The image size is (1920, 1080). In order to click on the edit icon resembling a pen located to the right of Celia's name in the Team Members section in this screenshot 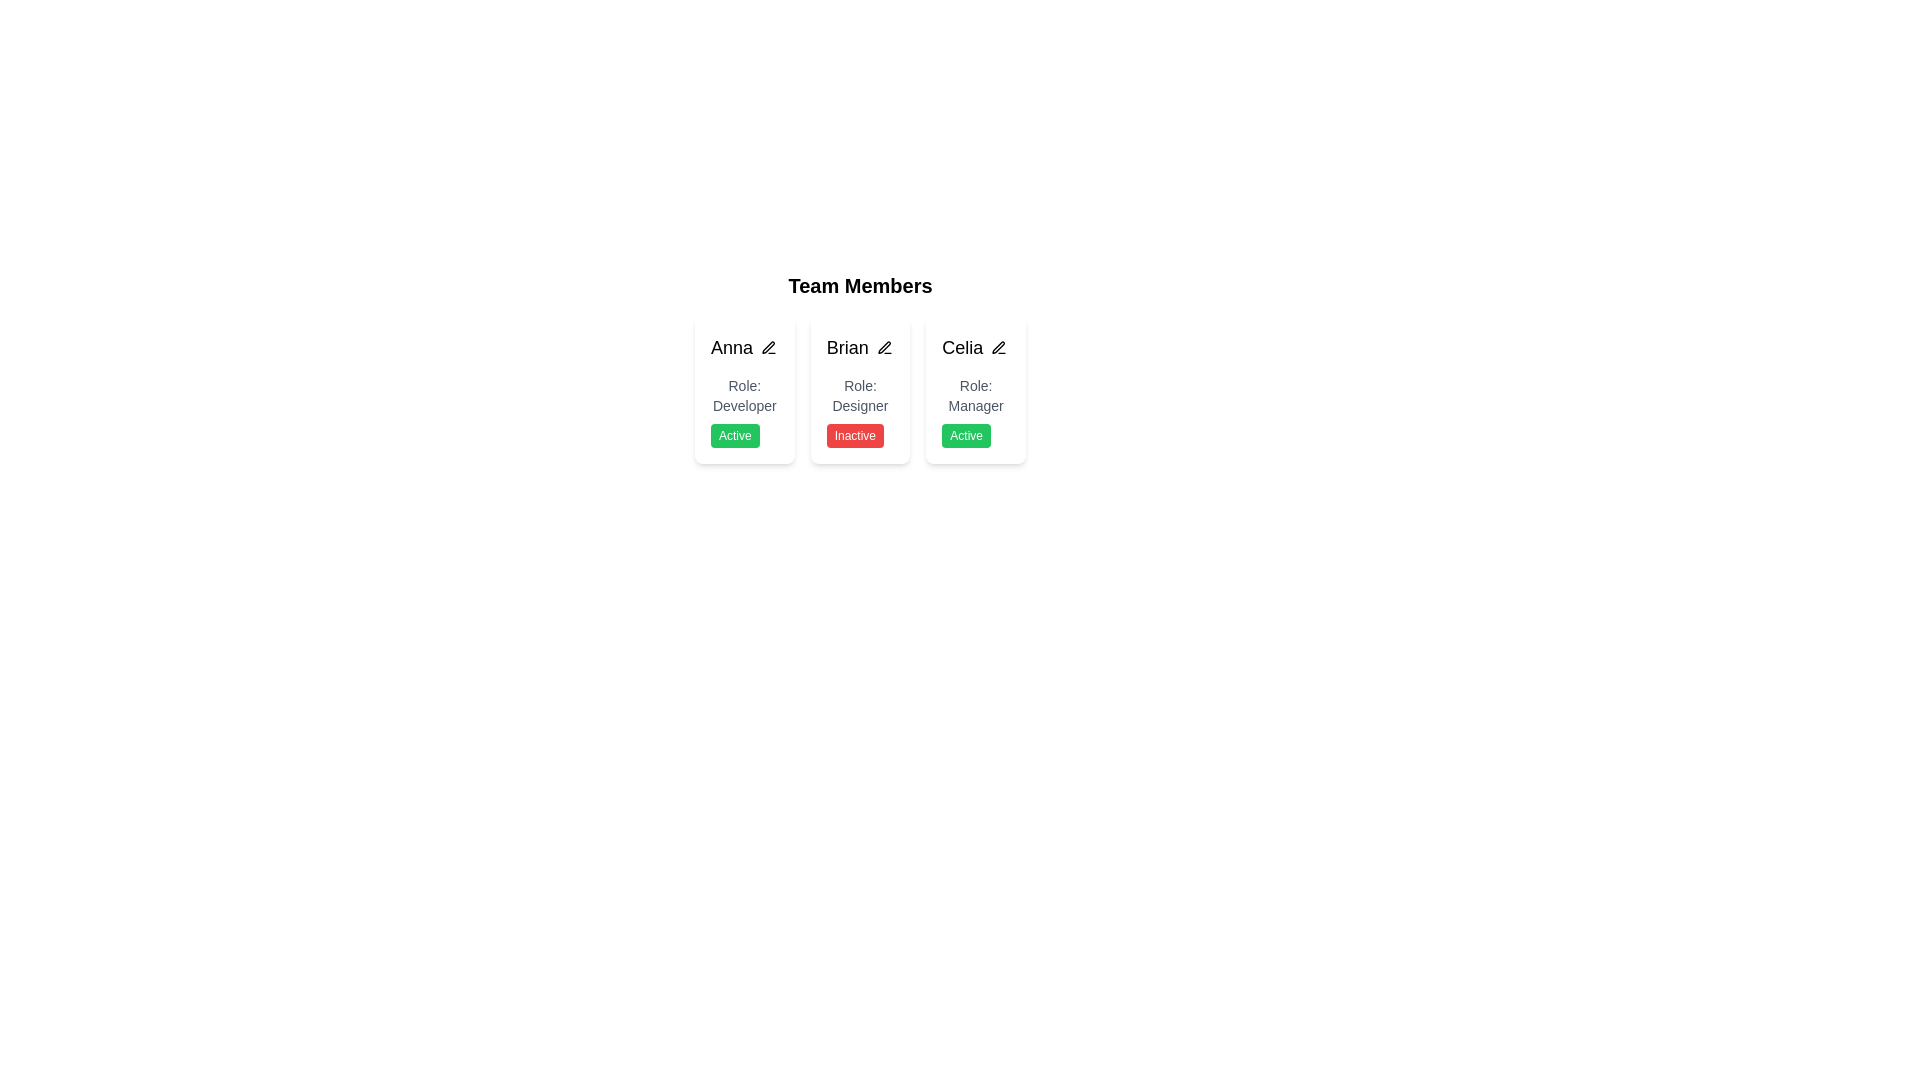, I will do `click(998, 346)`.